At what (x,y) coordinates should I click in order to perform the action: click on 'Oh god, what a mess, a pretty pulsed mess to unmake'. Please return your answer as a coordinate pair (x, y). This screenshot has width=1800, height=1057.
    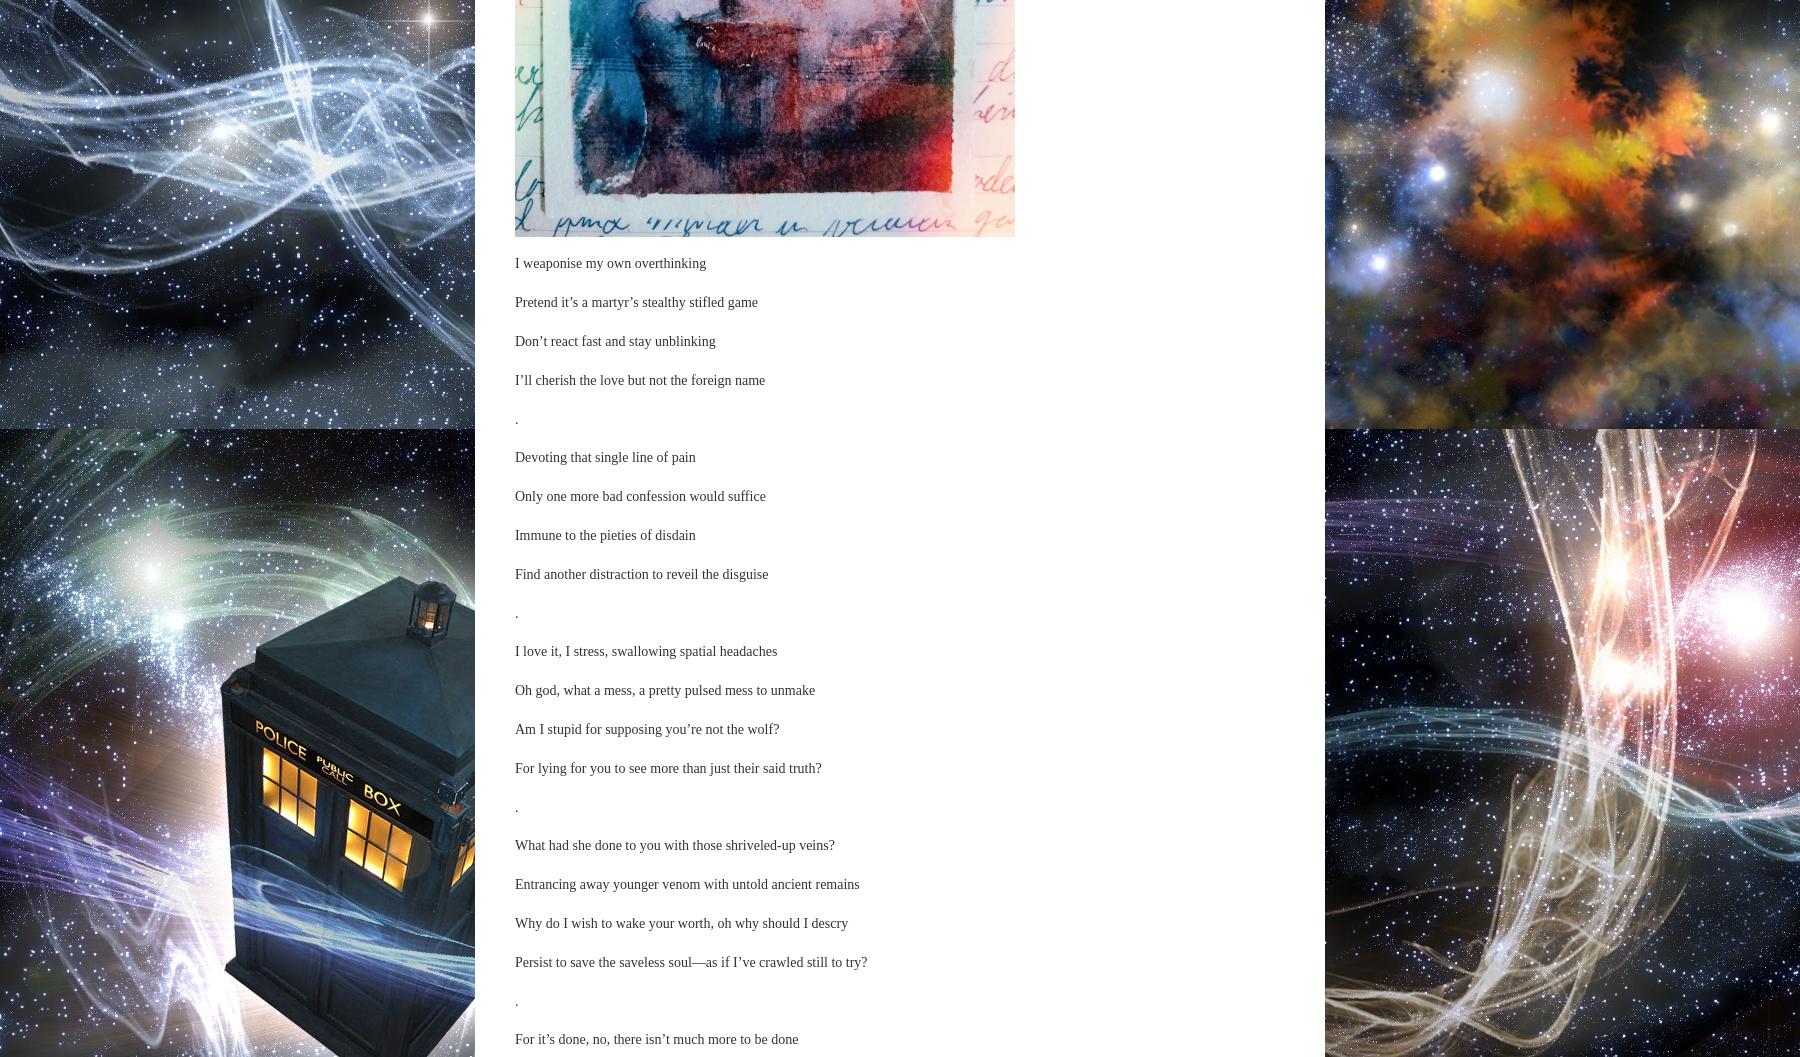
    Looking at the image, I should click on (664, 689).